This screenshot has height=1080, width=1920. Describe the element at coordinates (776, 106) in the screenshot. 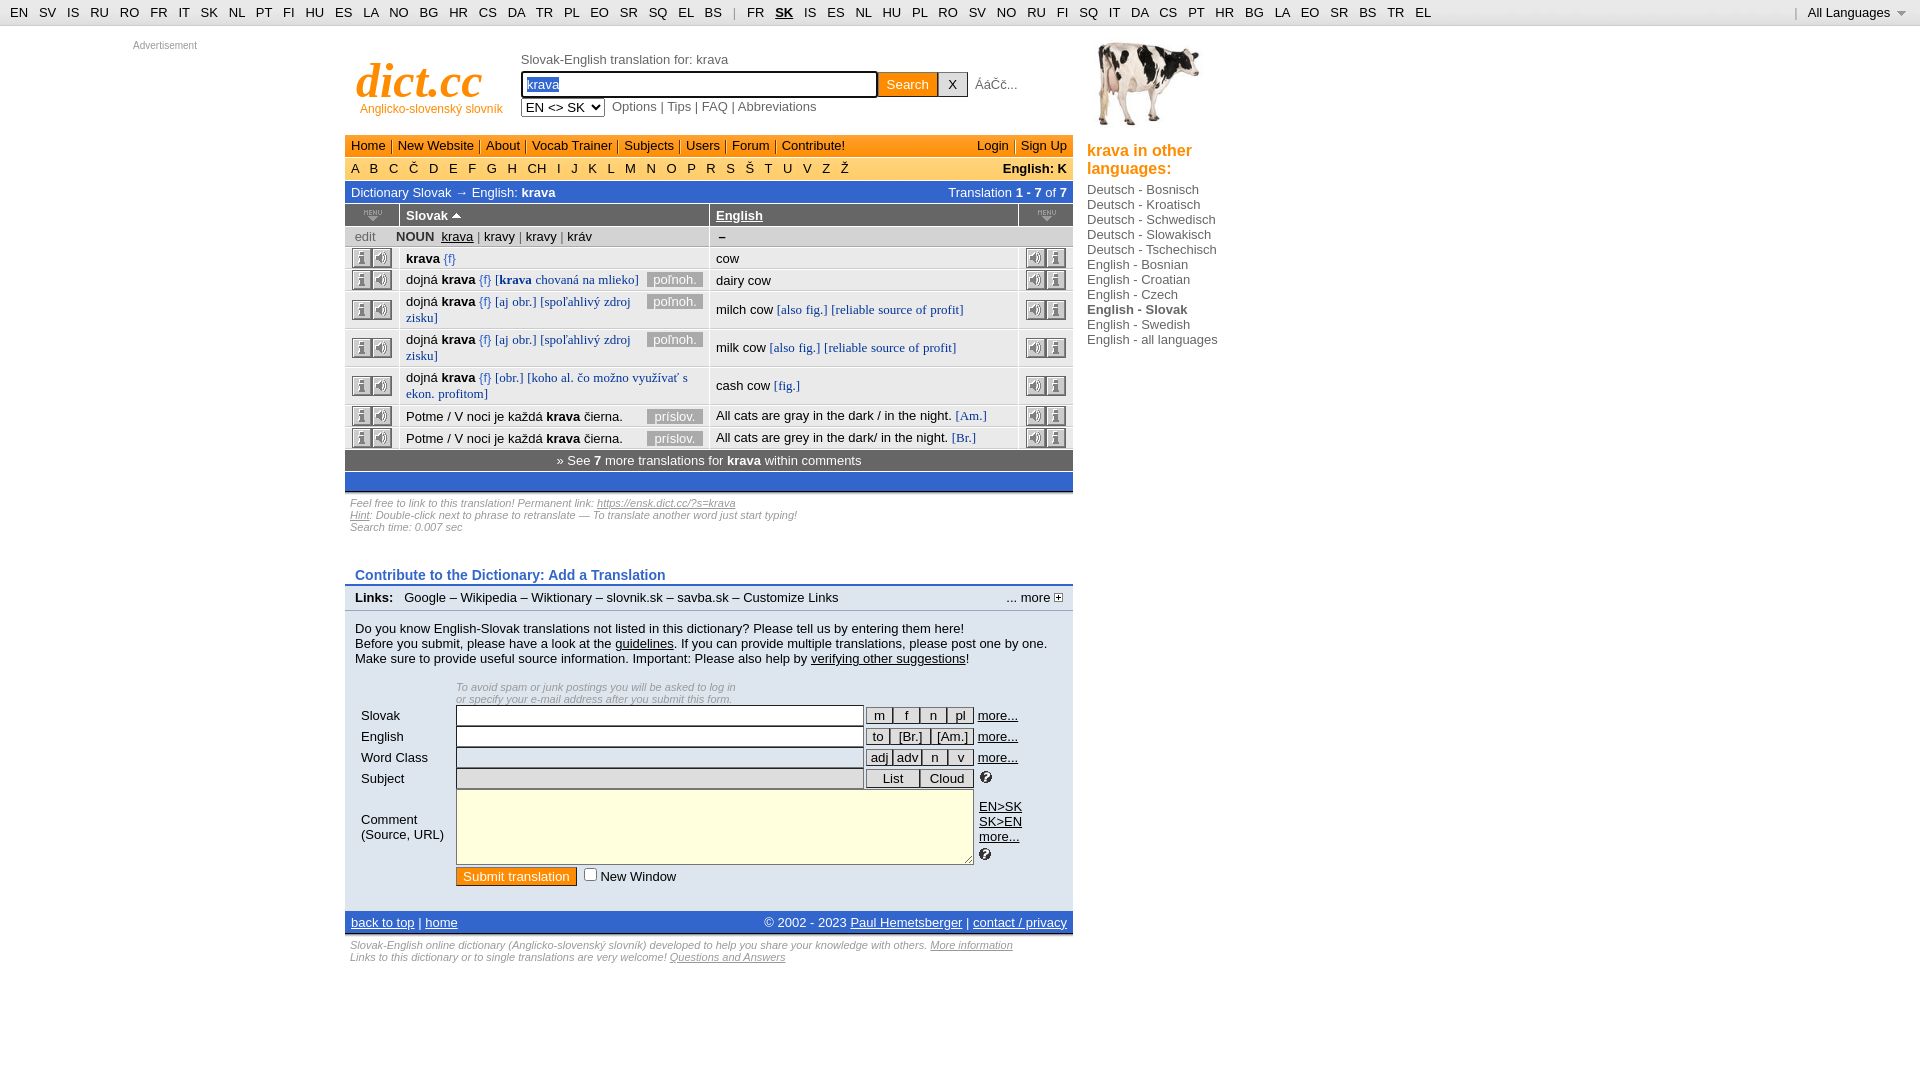

I see `'Abbreviations'` at that location.